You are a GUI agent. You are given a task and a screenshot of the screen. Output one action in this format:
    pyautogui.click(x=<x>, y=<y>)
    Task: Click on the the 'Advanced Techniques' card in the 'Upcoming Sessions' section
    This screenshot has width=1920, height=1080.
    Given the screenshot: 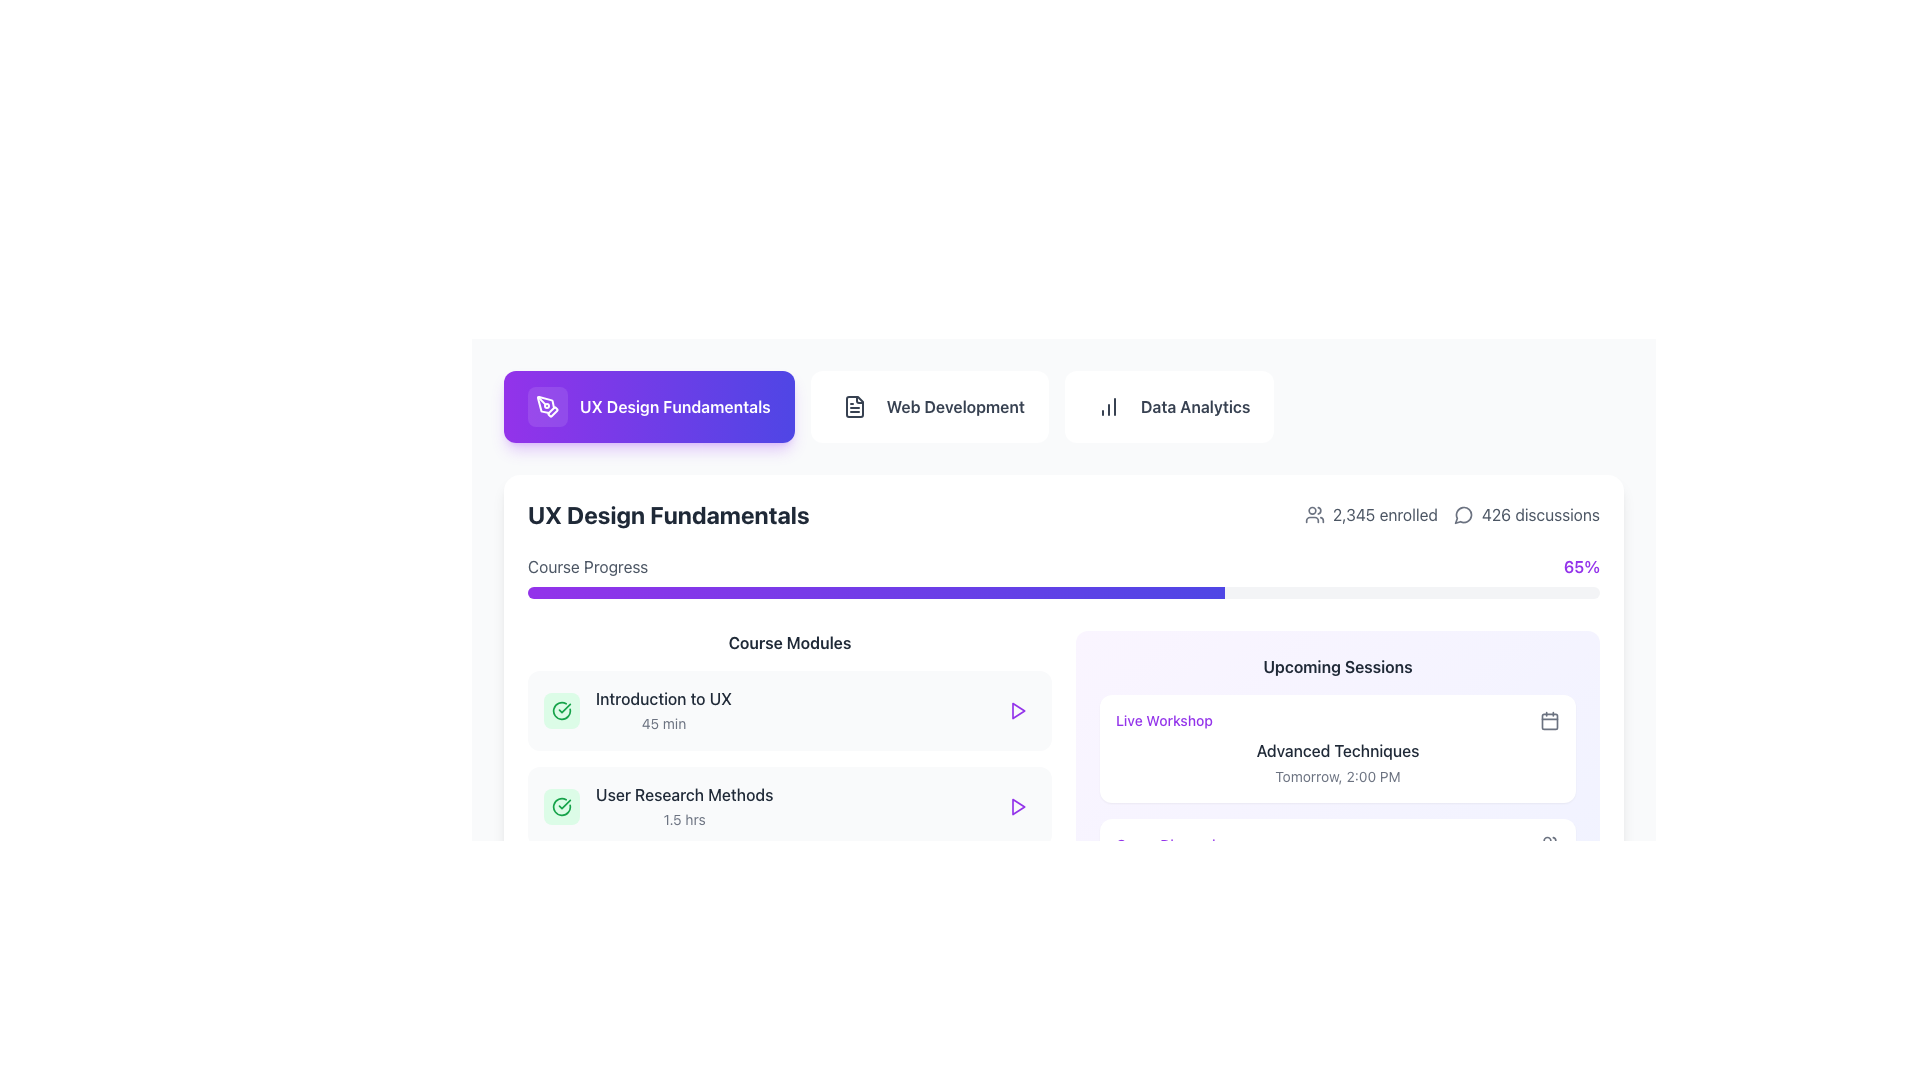 What is the action you would take?
    pyautogui.click(x=1338, y=748)
    